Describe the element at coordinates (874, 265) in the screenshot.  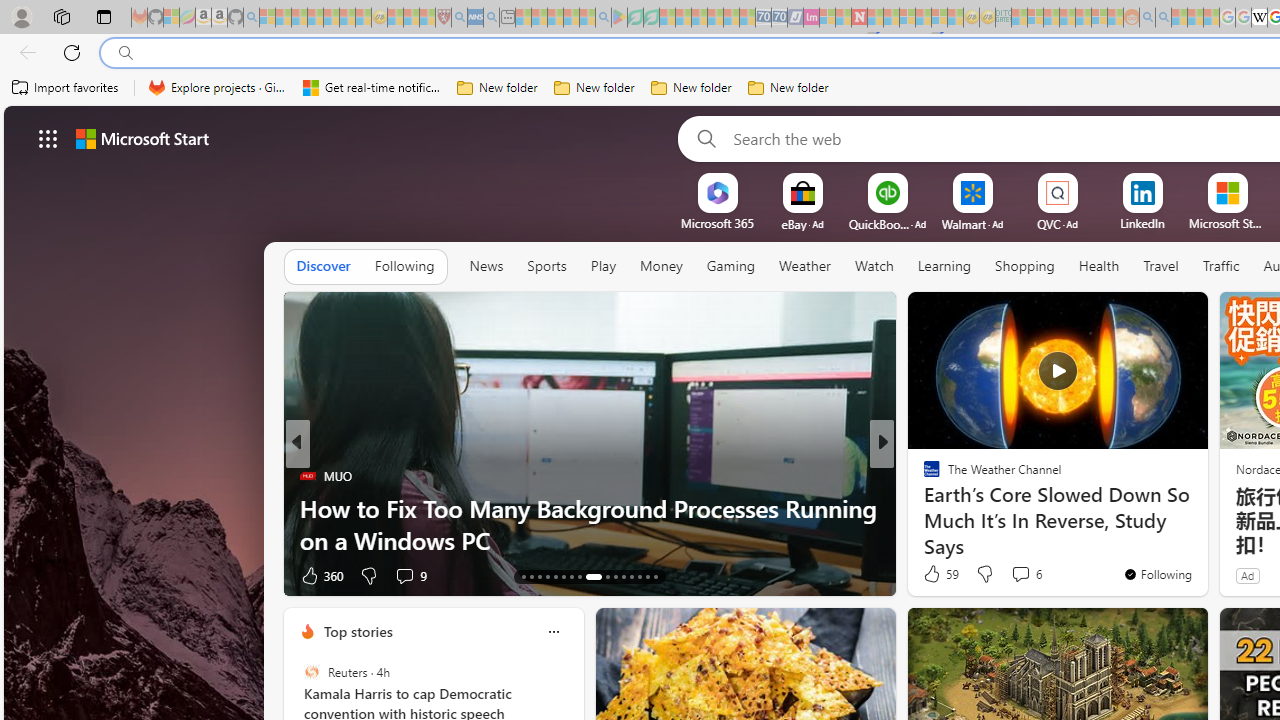
I see `'Watch'` at that location.